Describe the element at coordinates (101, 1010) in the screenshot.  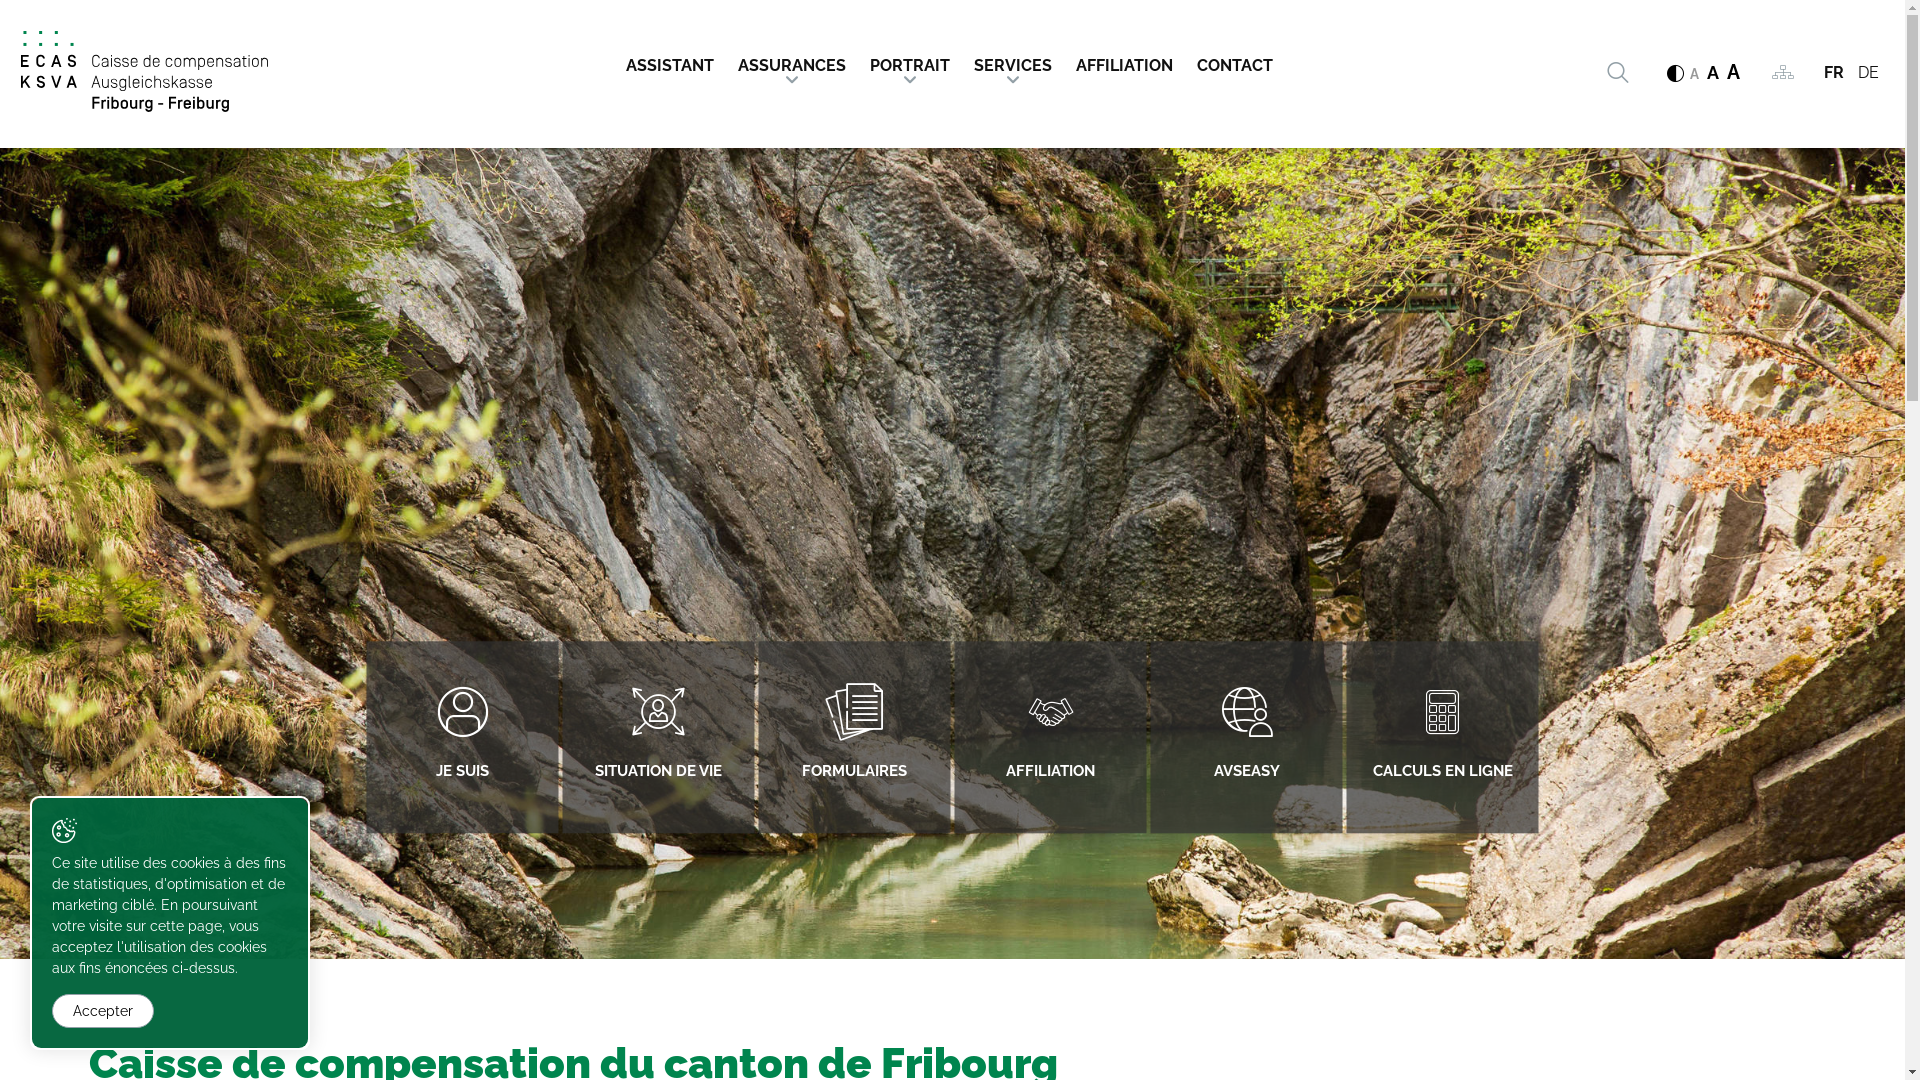
I see `'Accepter'` at that location.